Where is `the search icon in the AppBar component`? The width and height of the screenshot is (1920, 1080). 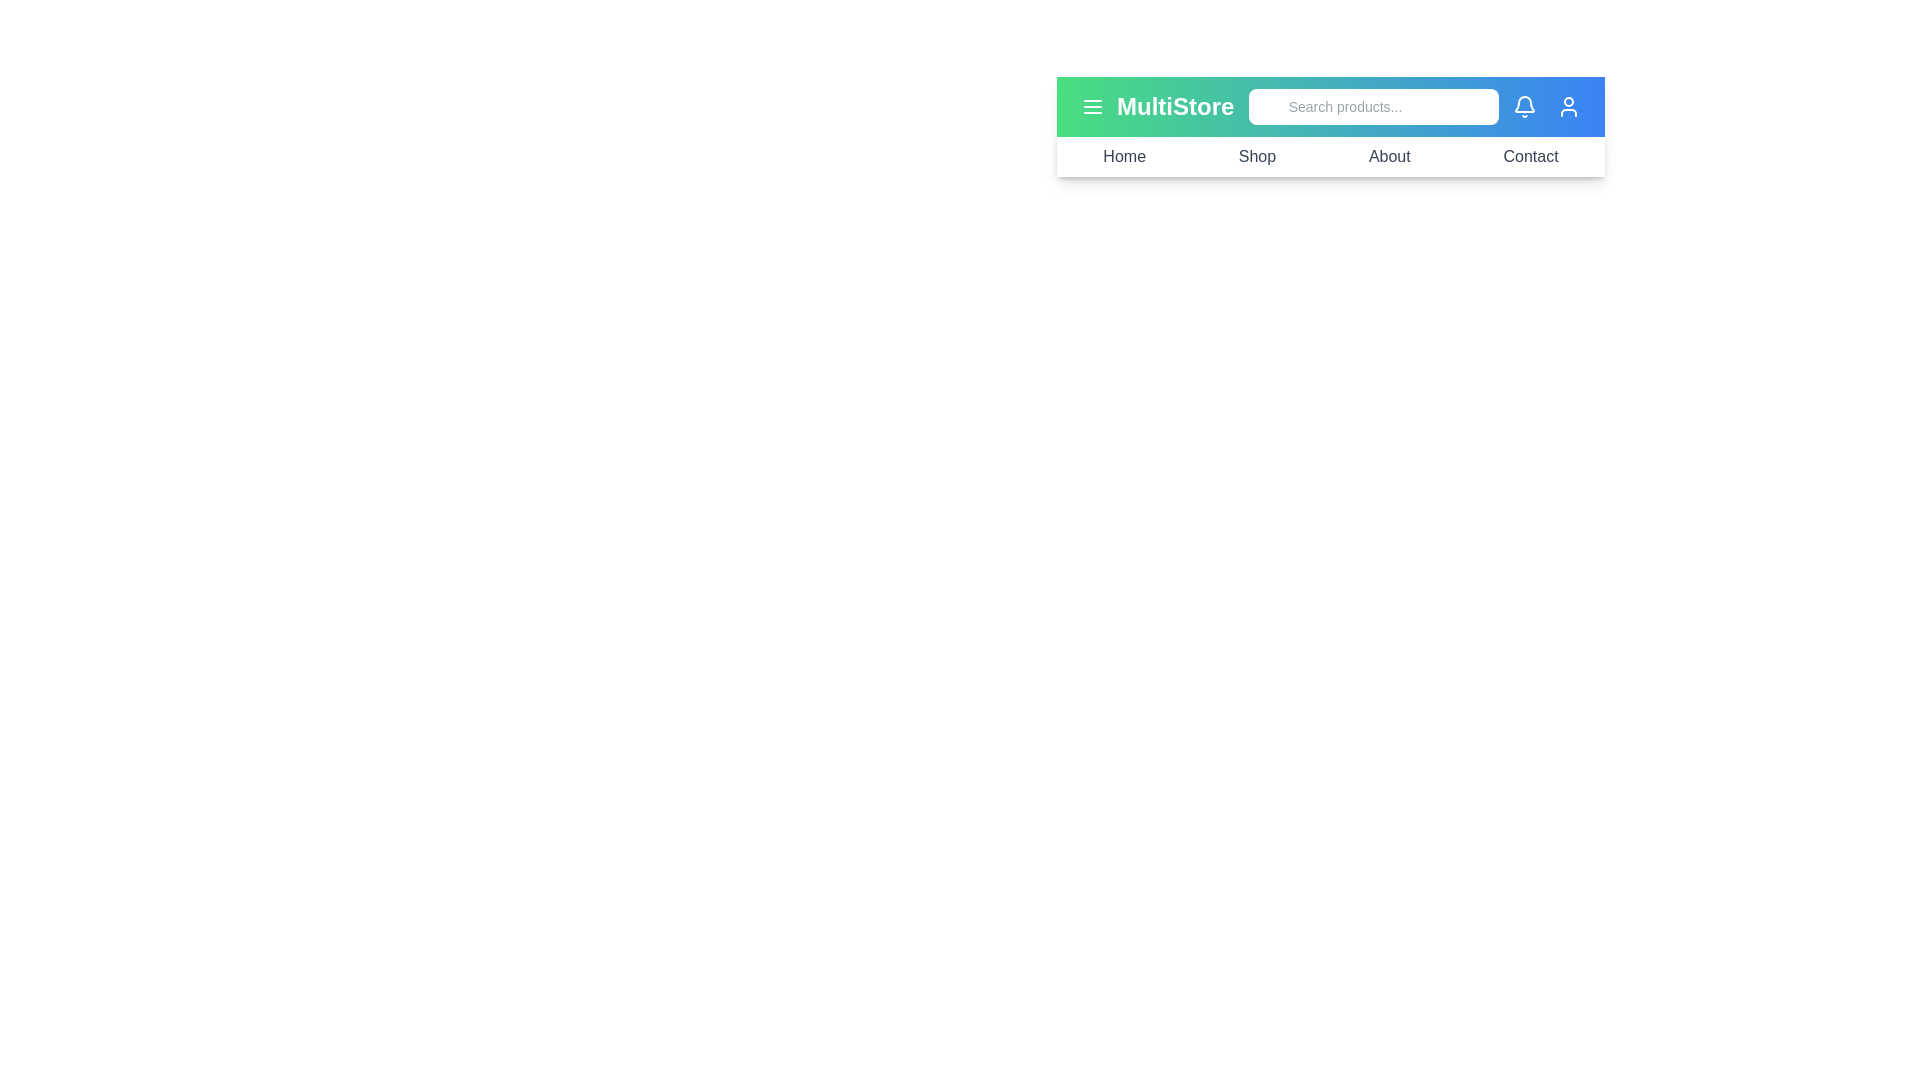 the search icon in the AppBar component is located at coordinates (1269, 107).